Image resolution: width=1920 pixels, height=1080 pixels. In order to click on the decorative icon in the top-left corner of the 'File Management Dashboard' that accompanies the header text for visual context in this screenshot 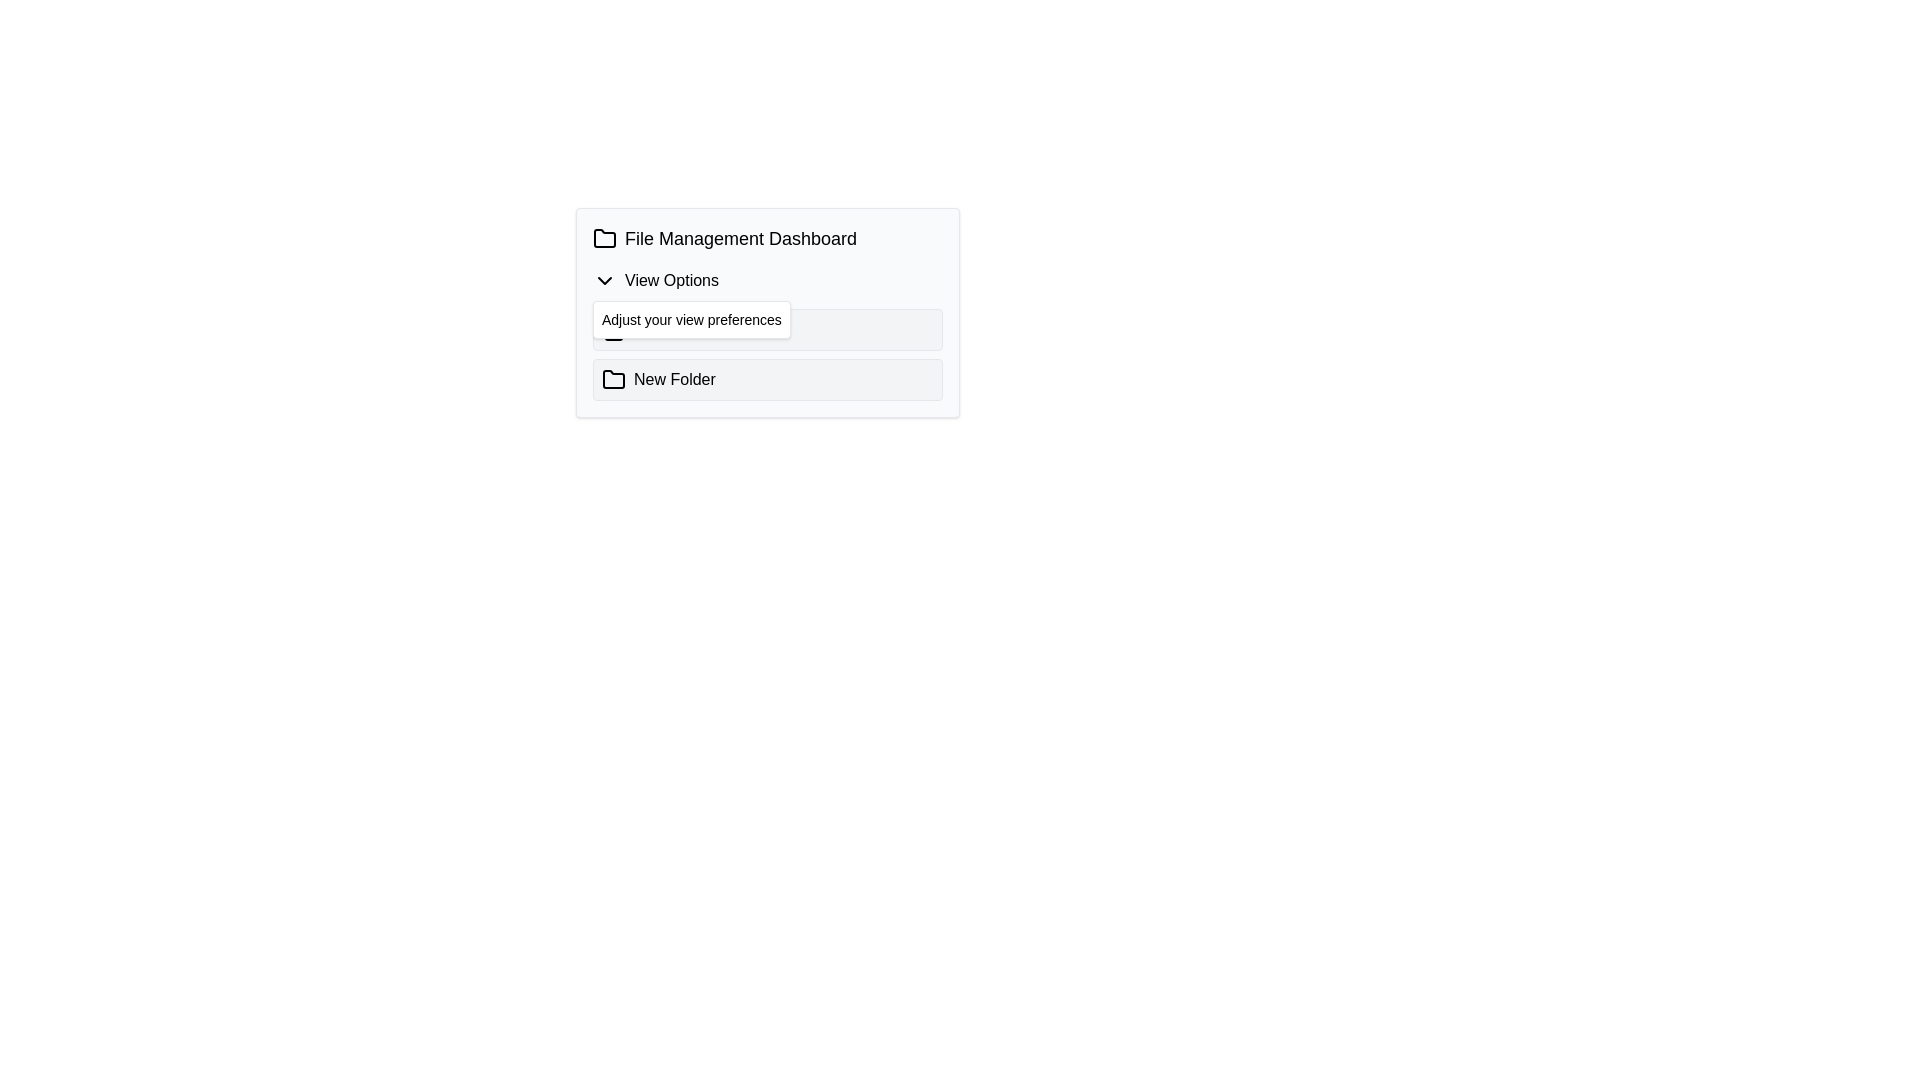, I will do `click(603, 237)`.